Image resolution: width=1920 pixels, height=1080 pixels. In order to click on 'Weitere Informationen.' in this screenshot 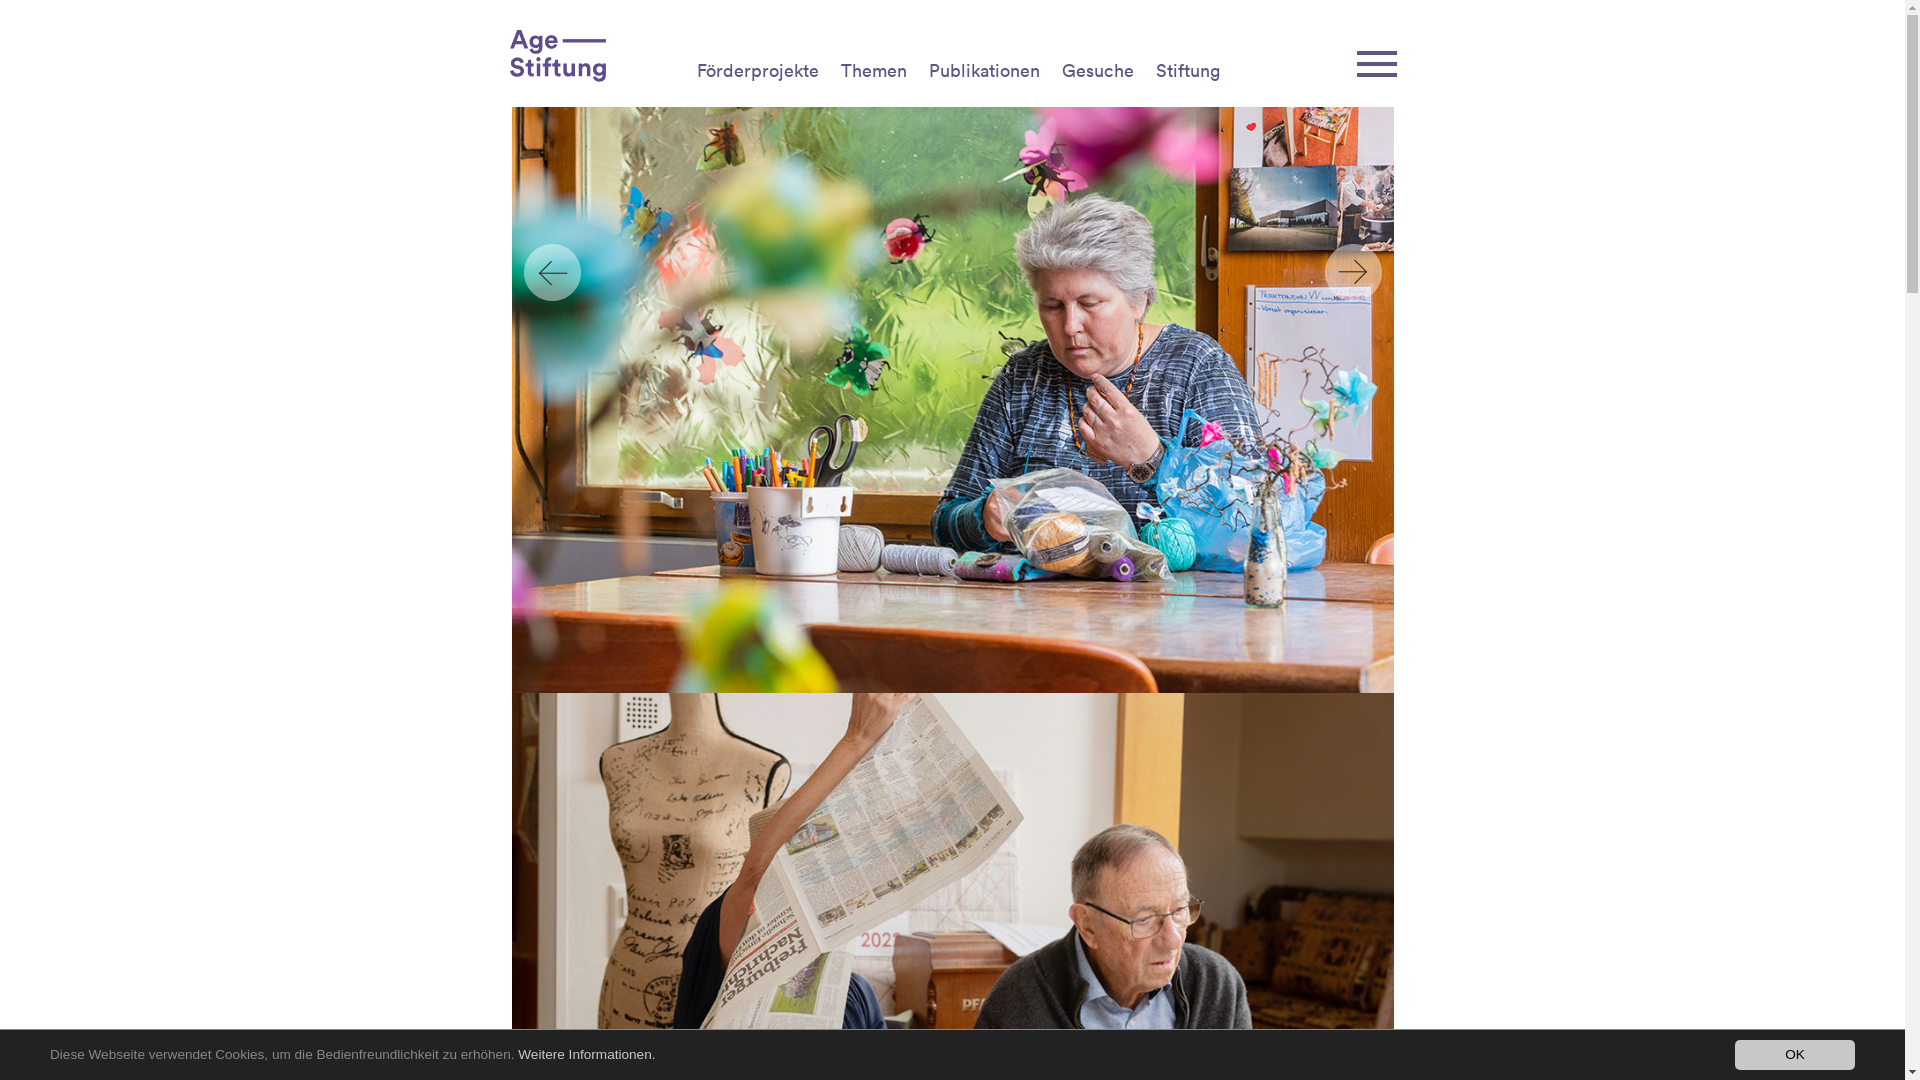, I will do `click(585, 1053)`.